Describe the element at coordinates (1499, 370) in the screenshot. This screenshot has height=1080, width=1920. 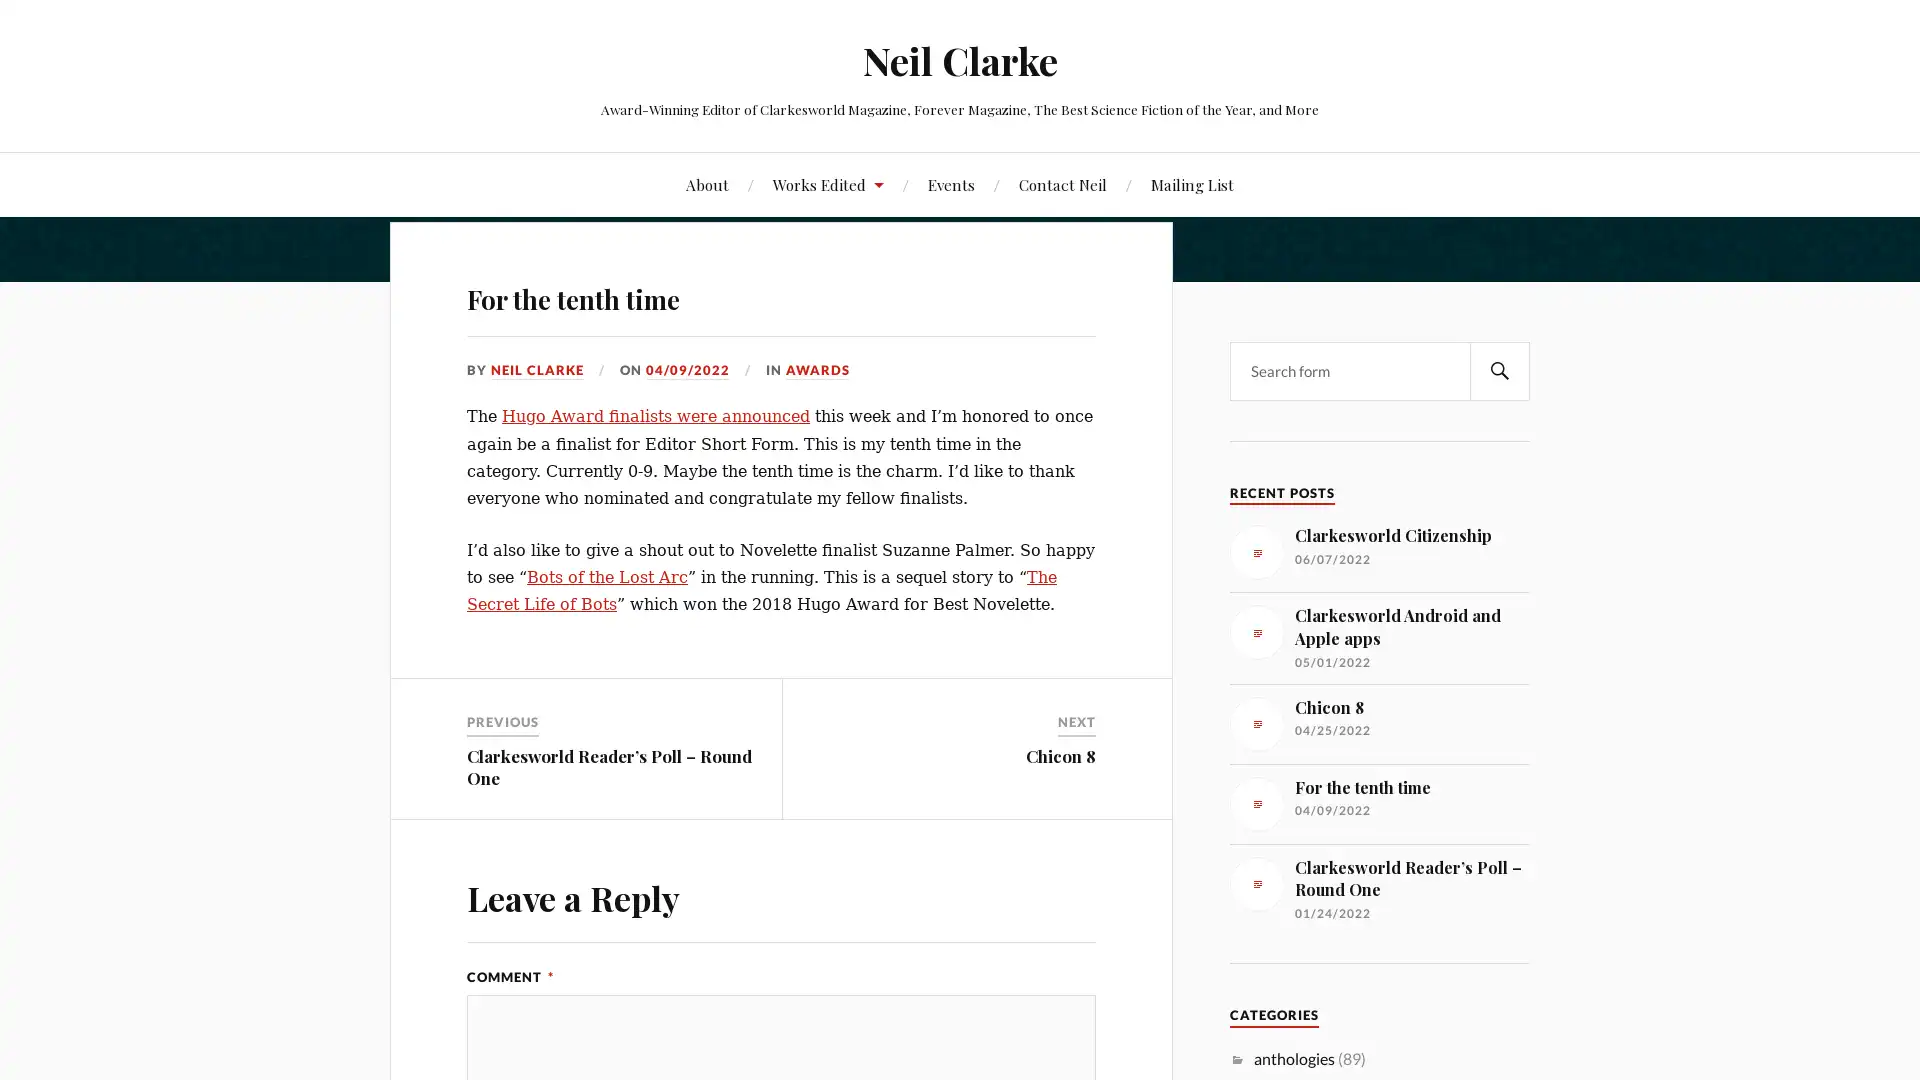
I see `SEARCH` at that location.